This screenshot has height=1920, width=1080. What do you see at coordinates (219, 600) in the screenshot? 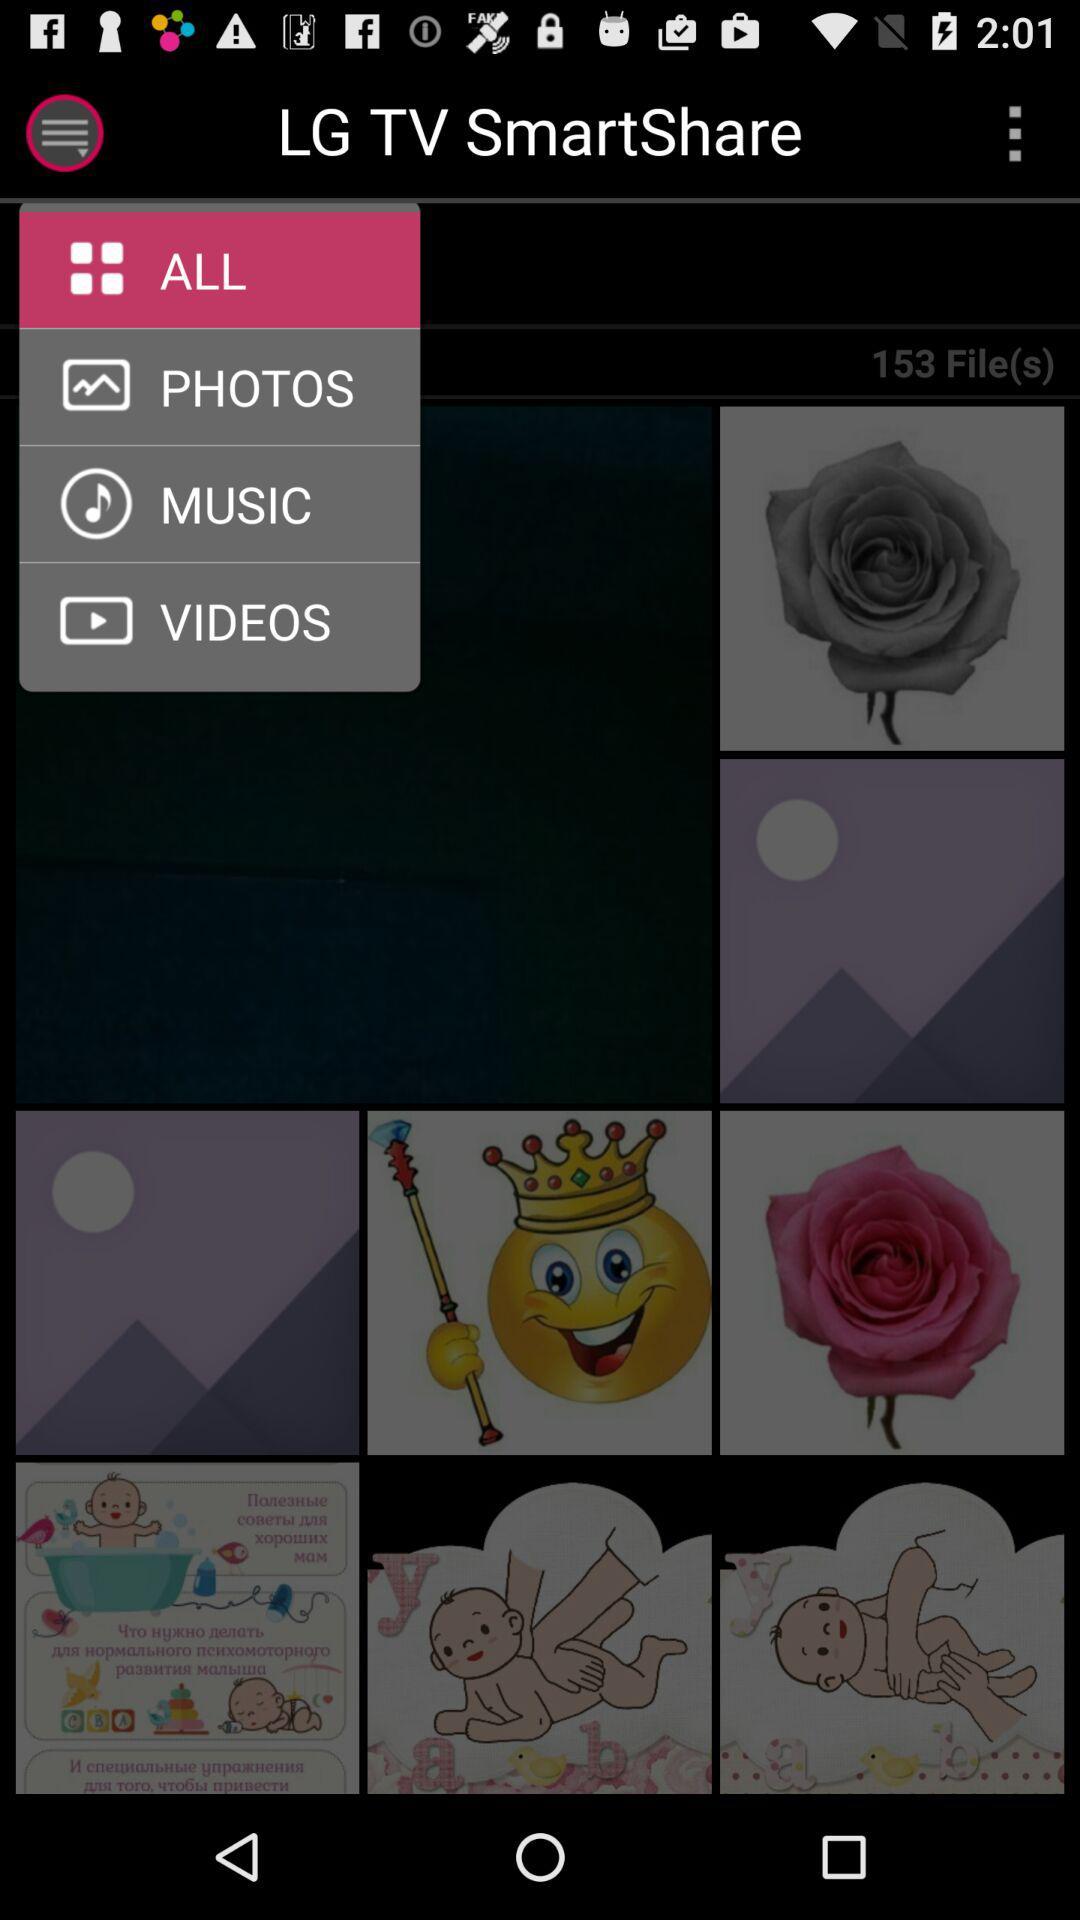
I see `the arrow_forward icon` at bounding box center [219, 600].